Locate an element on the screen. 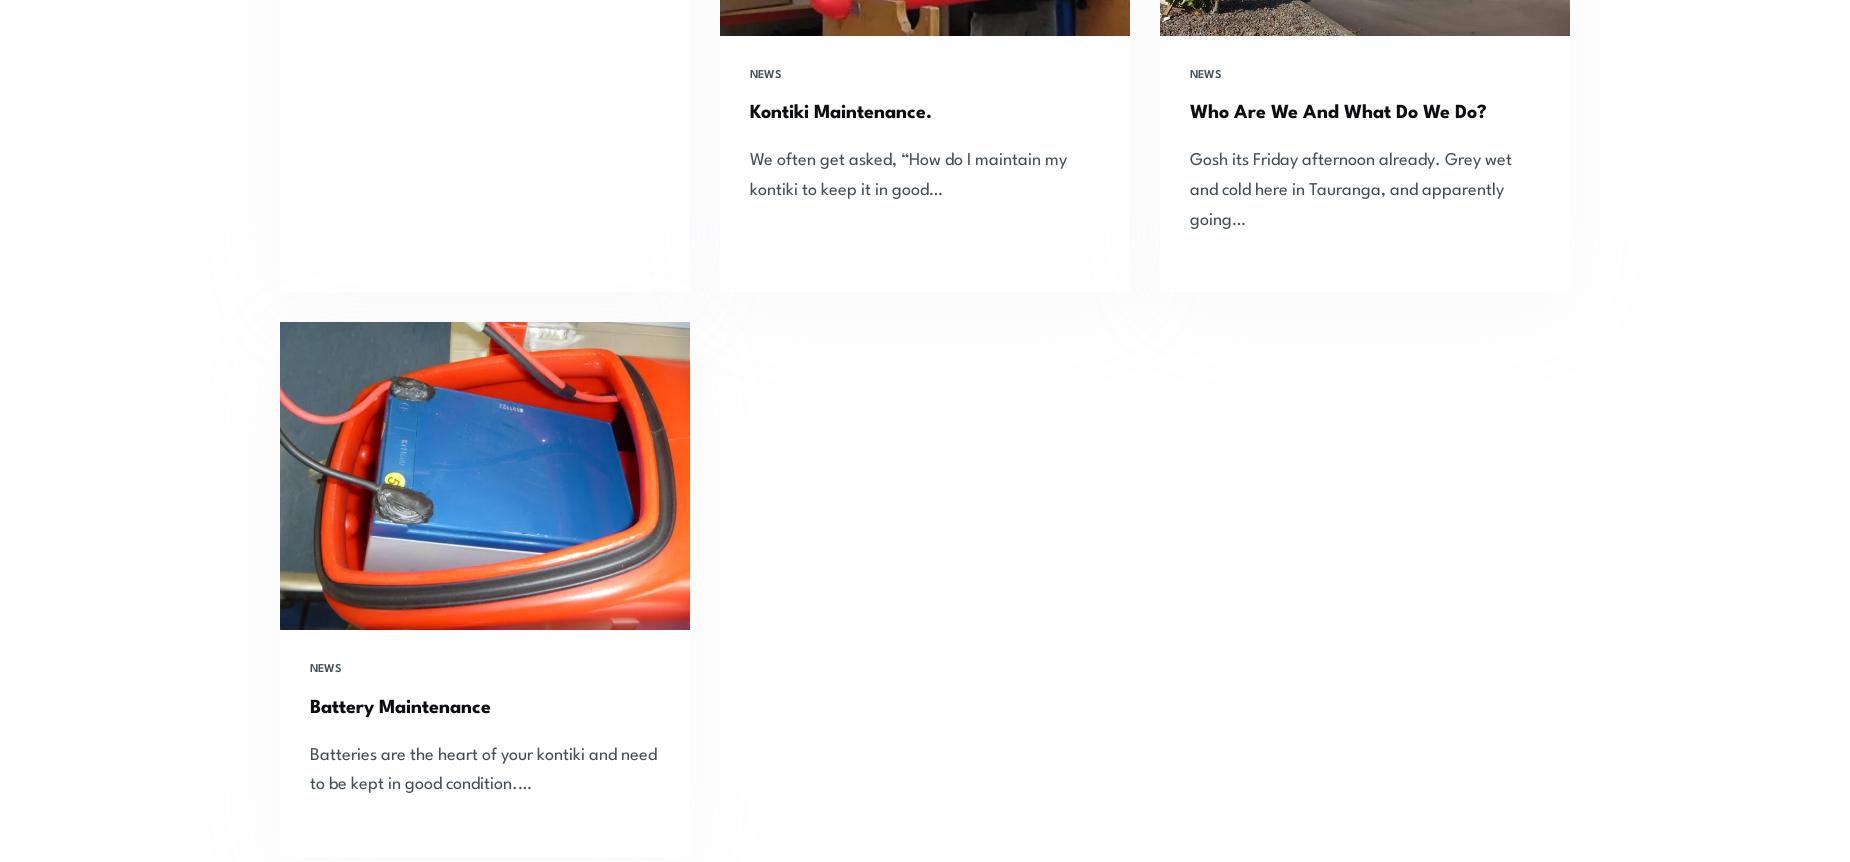 This screenshot has height=862, width=1850. 'Batteries & Chargers' is located at coordinates (863, 746).